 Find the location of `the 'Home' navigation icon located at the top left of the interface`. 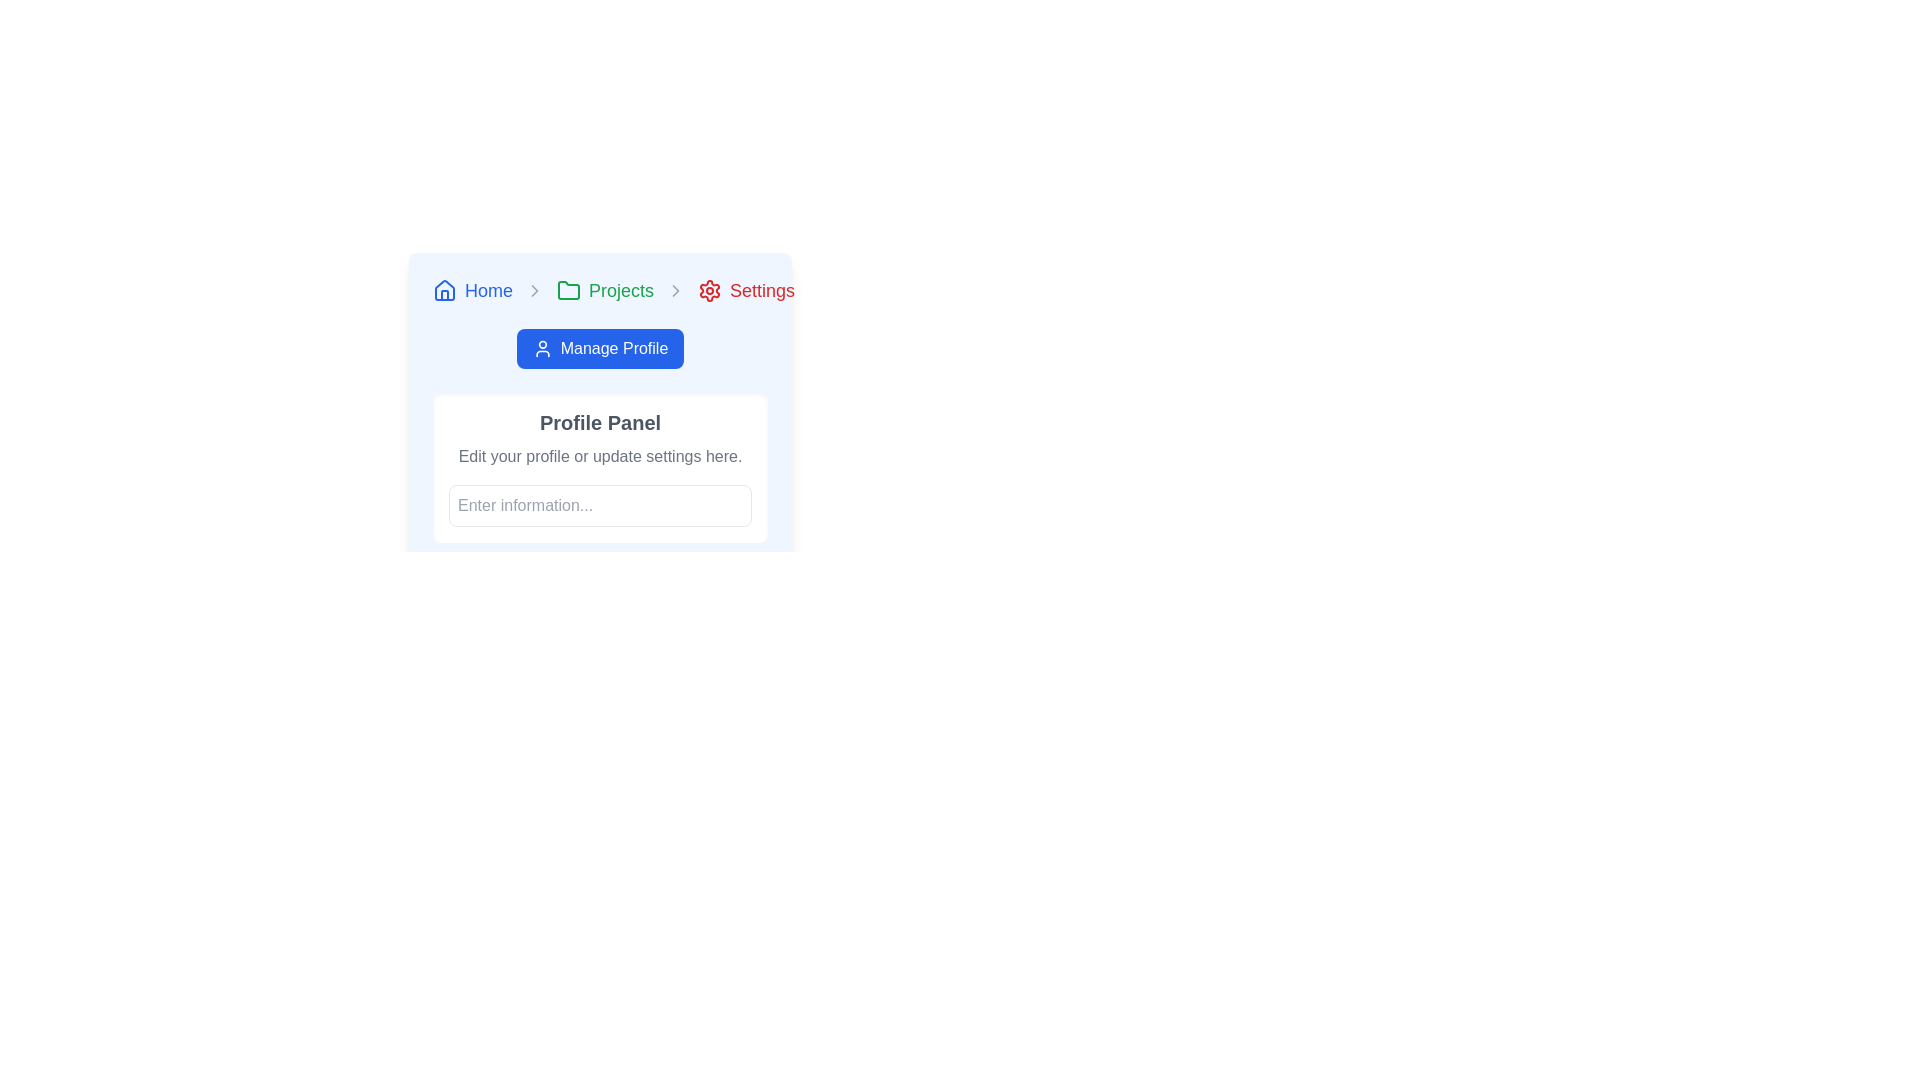

the 'Home' navigation icon located at the top left of the interface is located at coordinates (444, 290).